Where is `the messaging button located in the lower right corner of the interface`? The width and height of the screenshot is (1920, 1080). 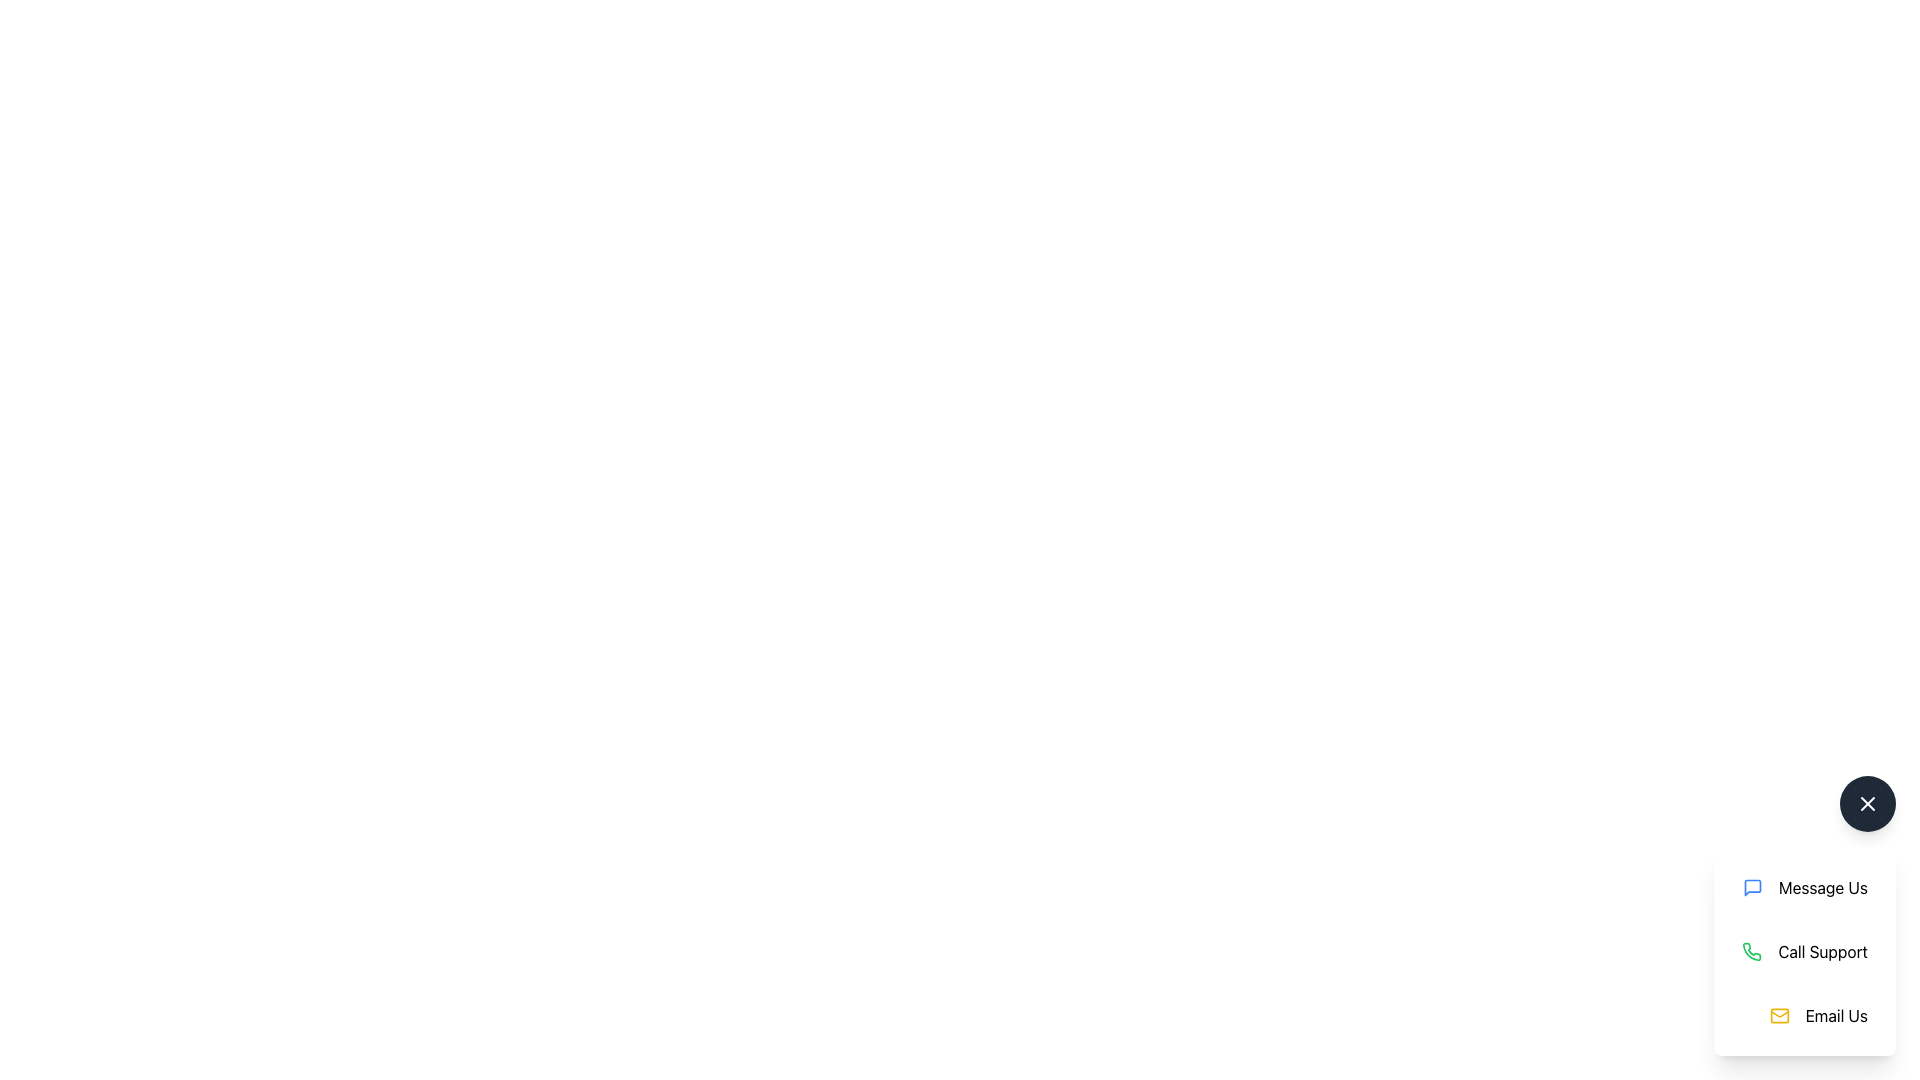 the messaging button located in the lower right corner of the interface is located at coordinates (1805, 886).